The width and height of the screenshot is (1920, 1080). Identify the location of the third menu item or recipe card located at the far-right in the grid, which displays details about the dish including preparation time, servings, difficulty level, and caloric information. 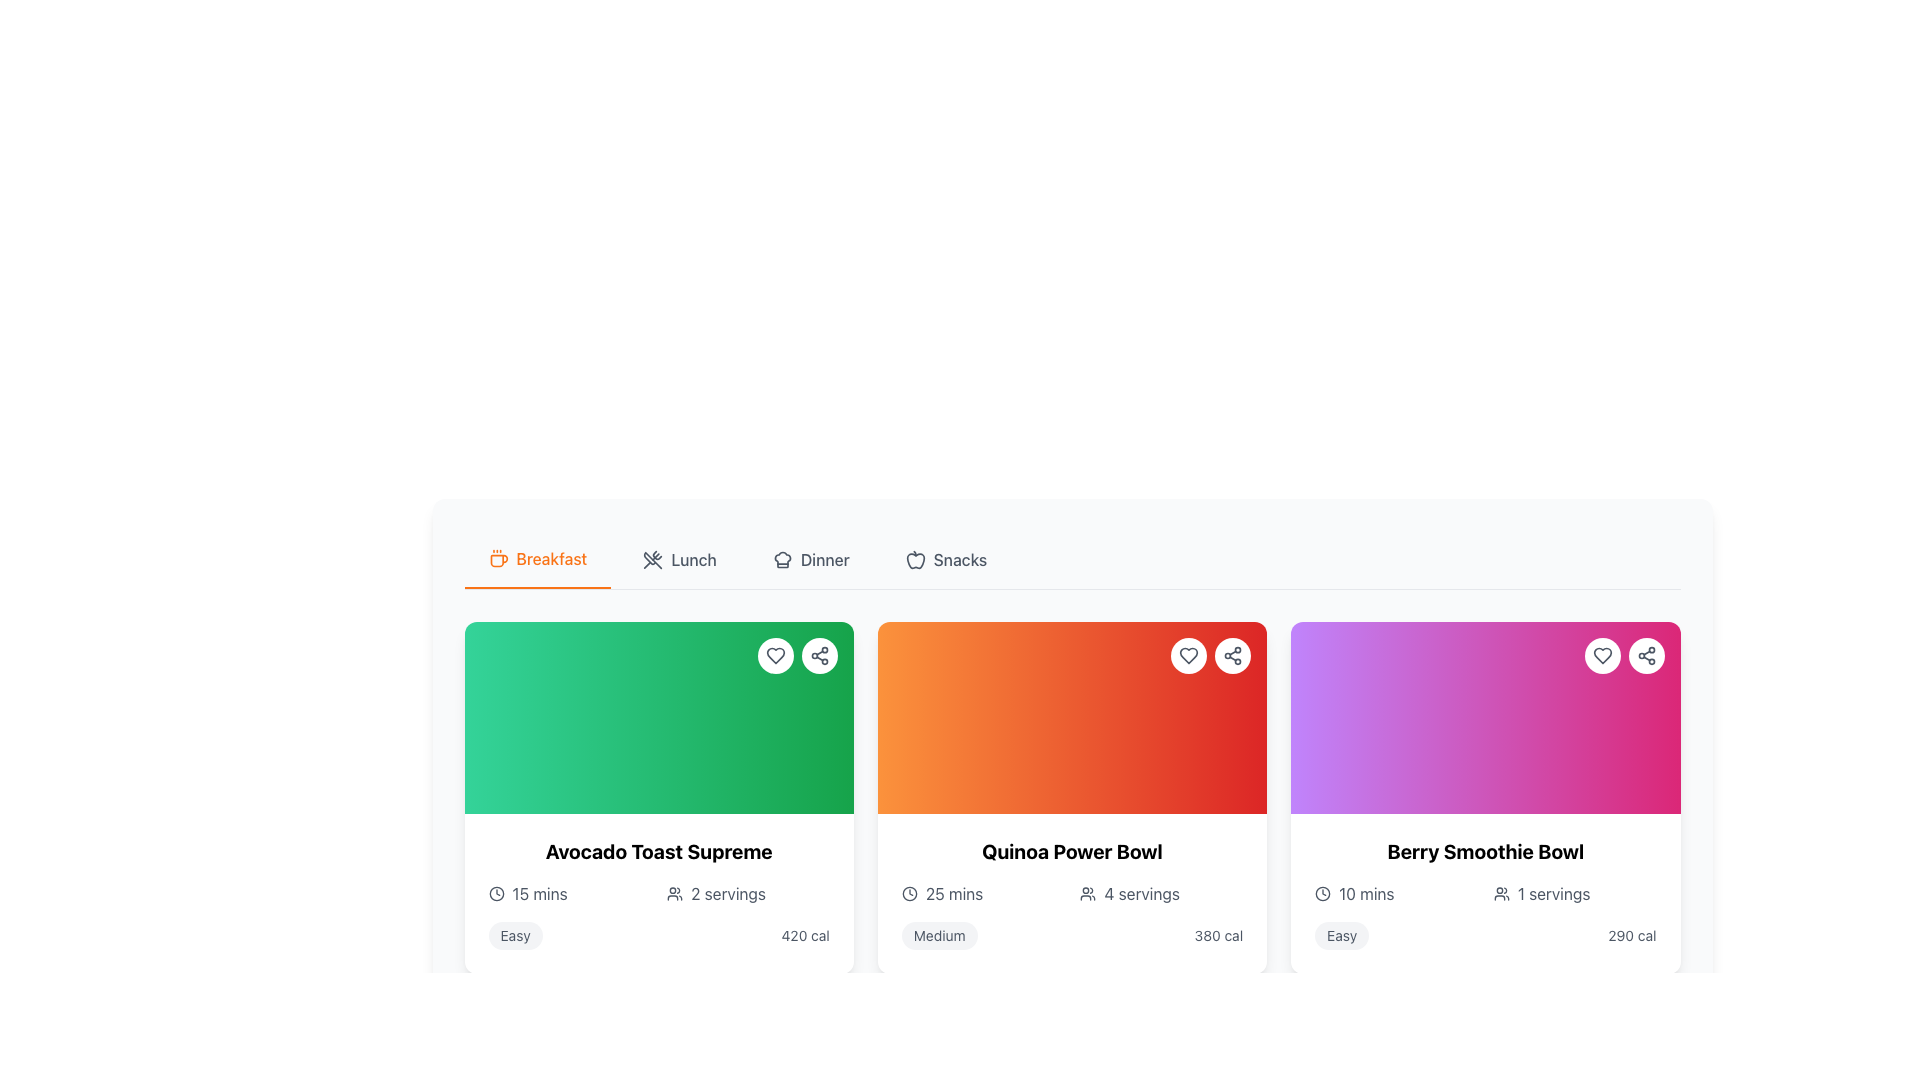
(1485, 893).